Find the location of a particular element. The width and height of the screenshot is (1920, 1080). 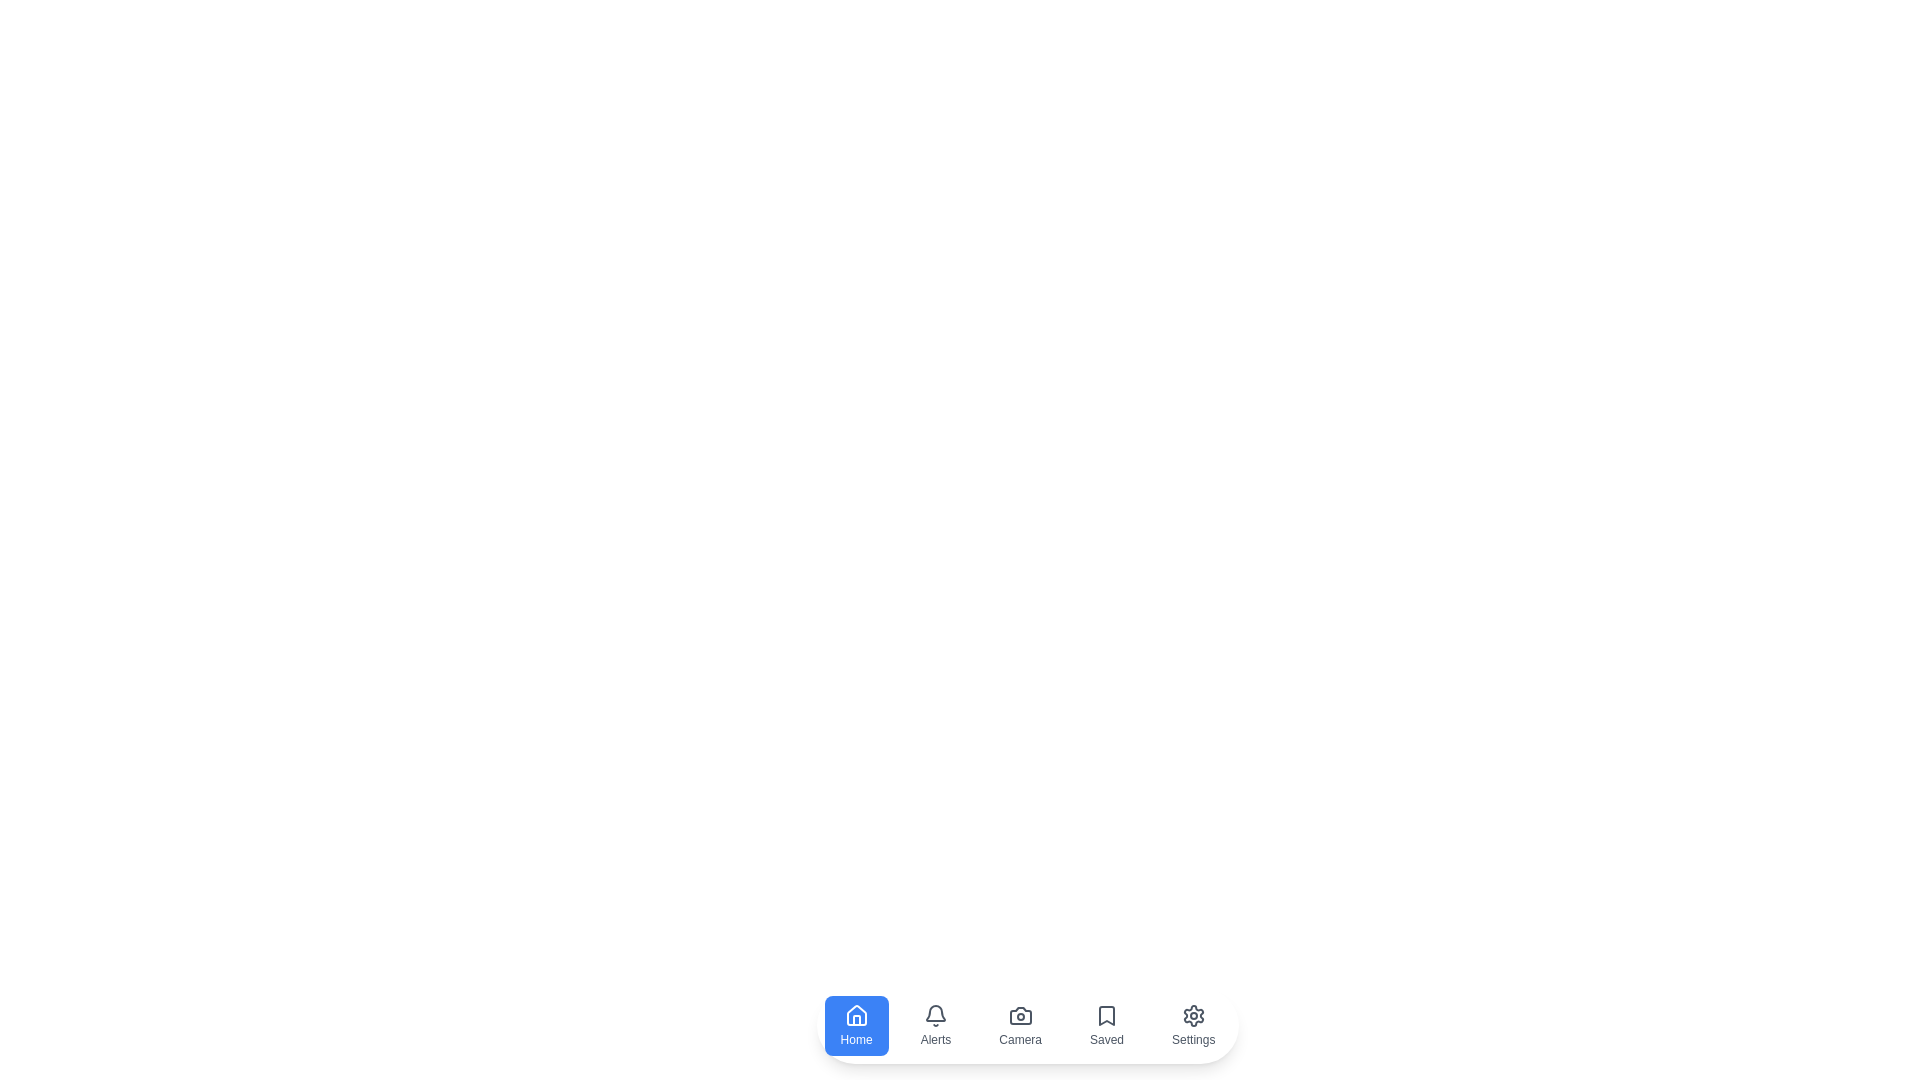

the navigation item Saved by clicking on its respective button is located at coordinates (1106, 1026).